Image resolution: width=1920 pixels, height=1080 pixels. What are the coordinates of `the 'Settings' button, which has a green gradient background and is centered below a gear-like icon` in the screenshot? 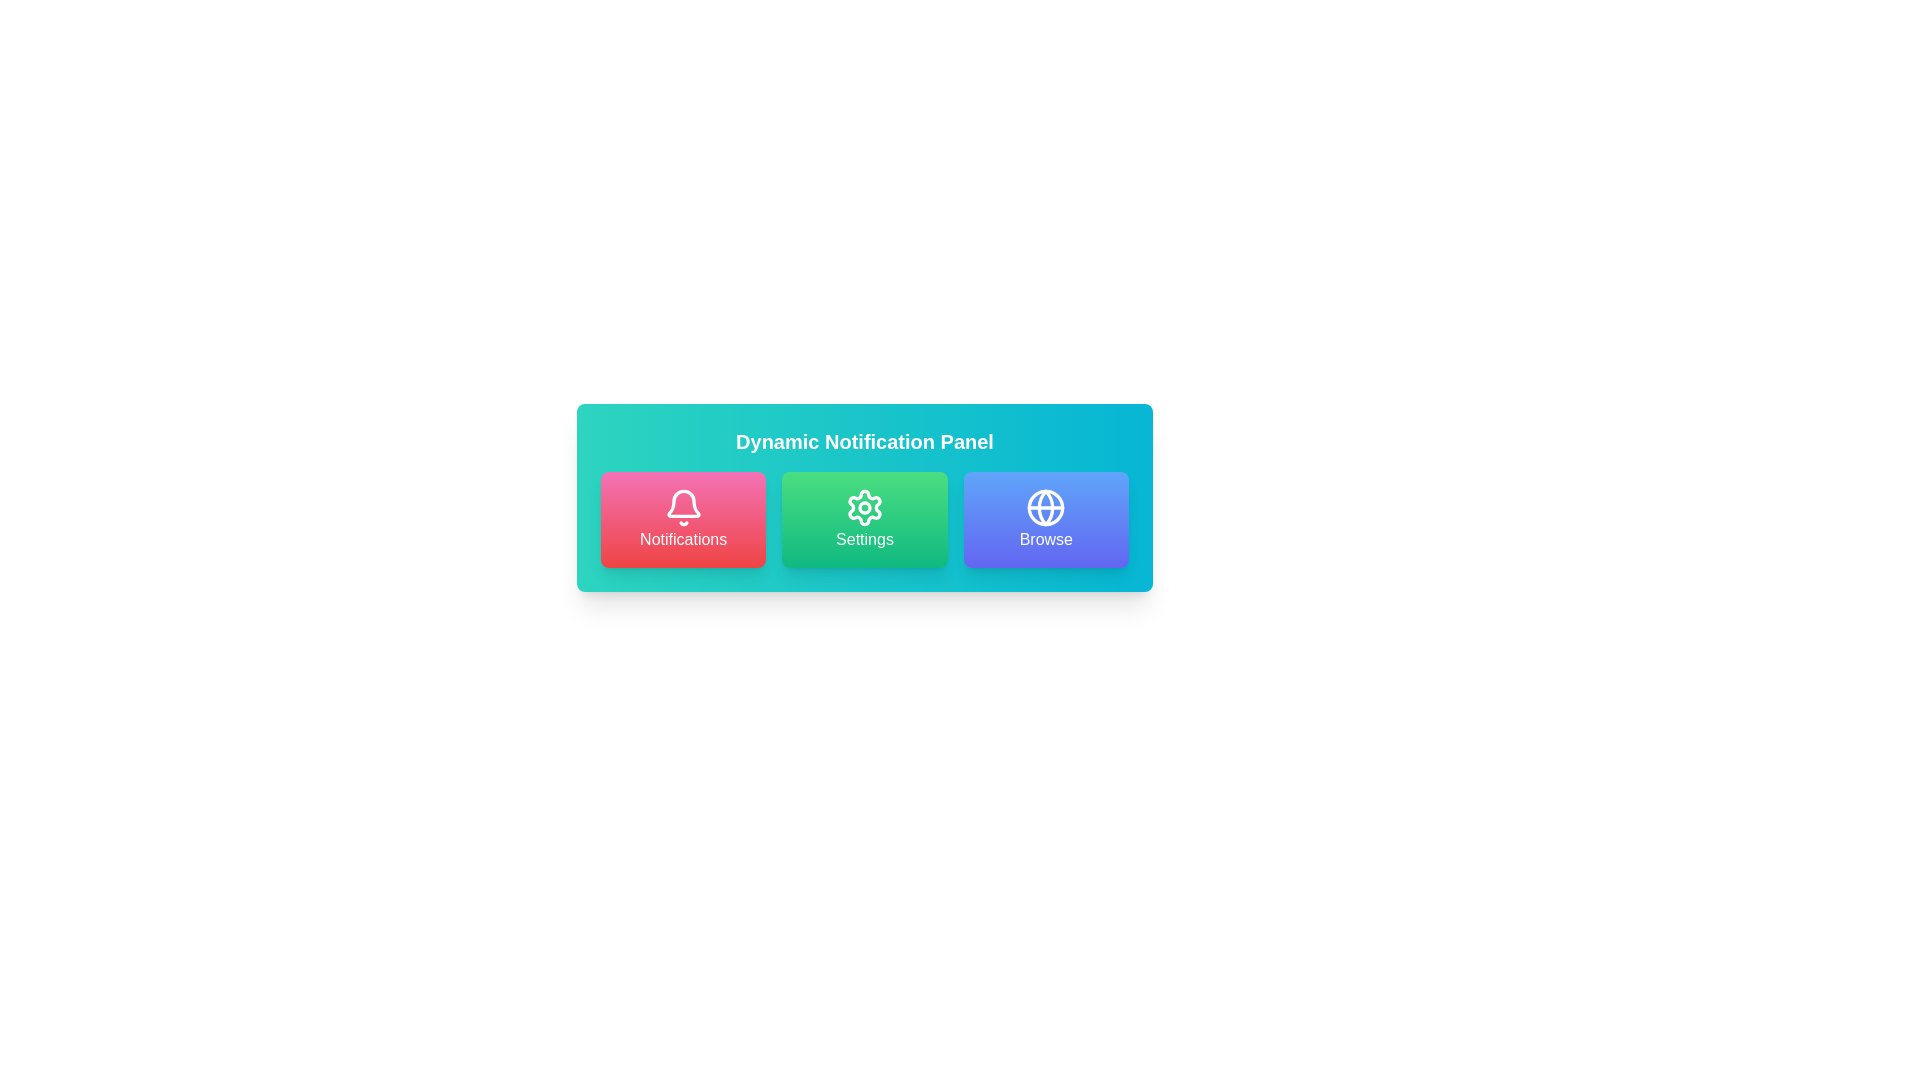 It's located at (864, 519).